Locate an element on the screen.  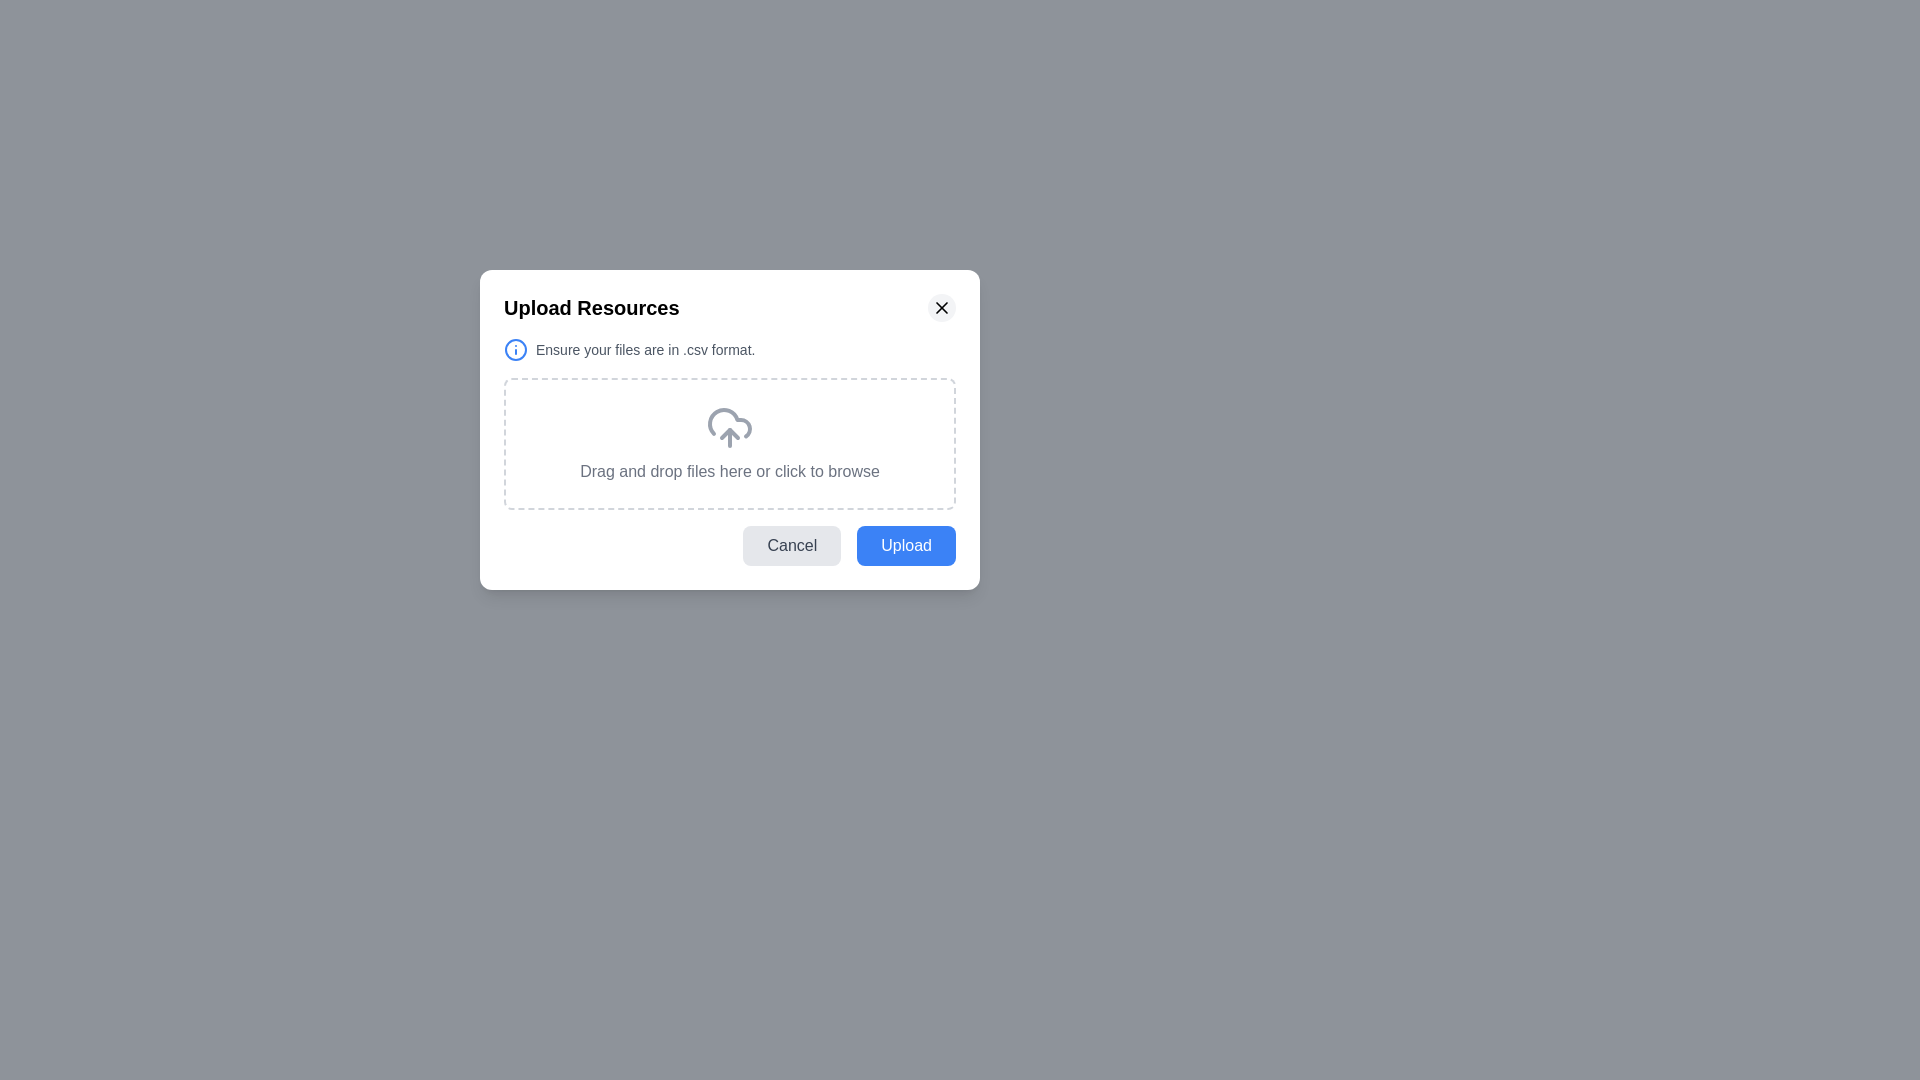
the upload button located in the bottom-right corner of the 'Upload Resources' dialog box is located at coordinates (905, 546).